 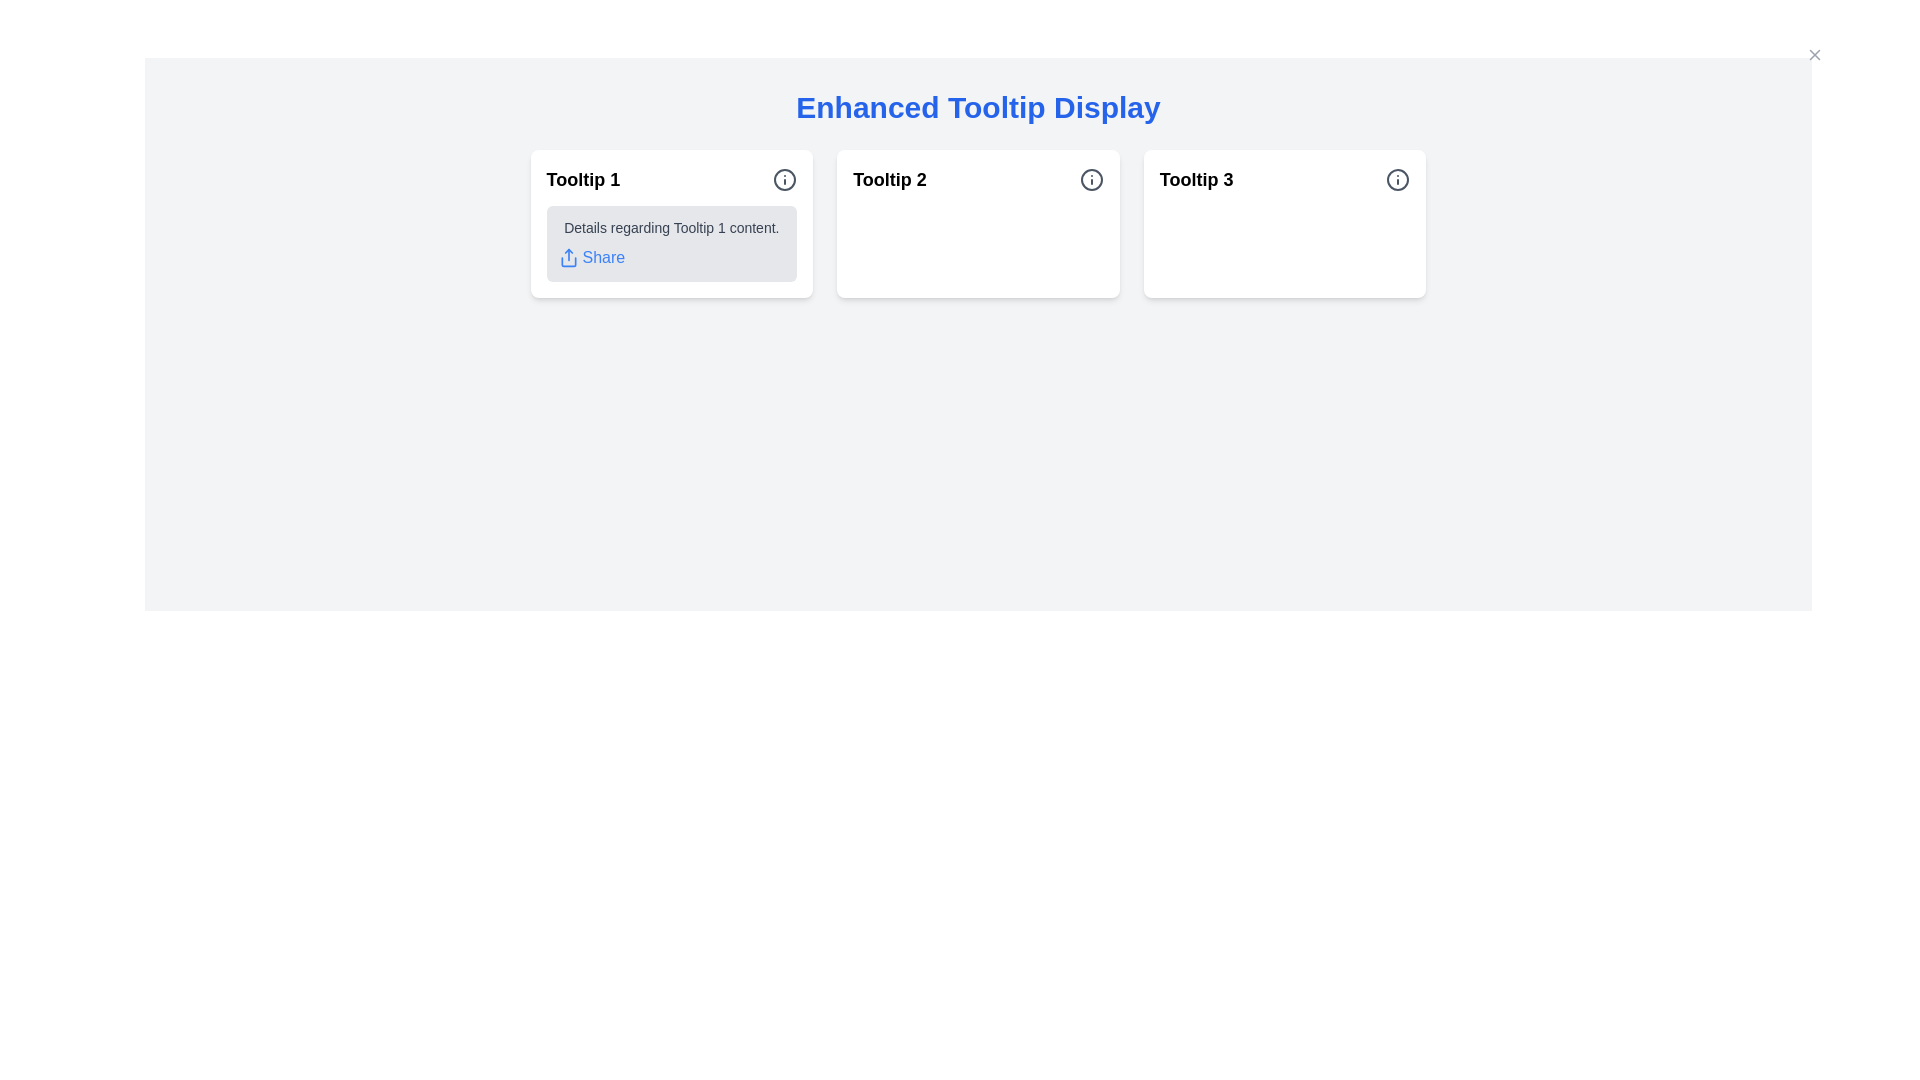 What do you see at coordinates (888, 180) in the screenshot?
I see `the bold text label reading 'Tooltip 2', which is centrally located between the cards labeled 'Tooltip 1' and 'Tooltip 3'` at bounding box center [888, 180].